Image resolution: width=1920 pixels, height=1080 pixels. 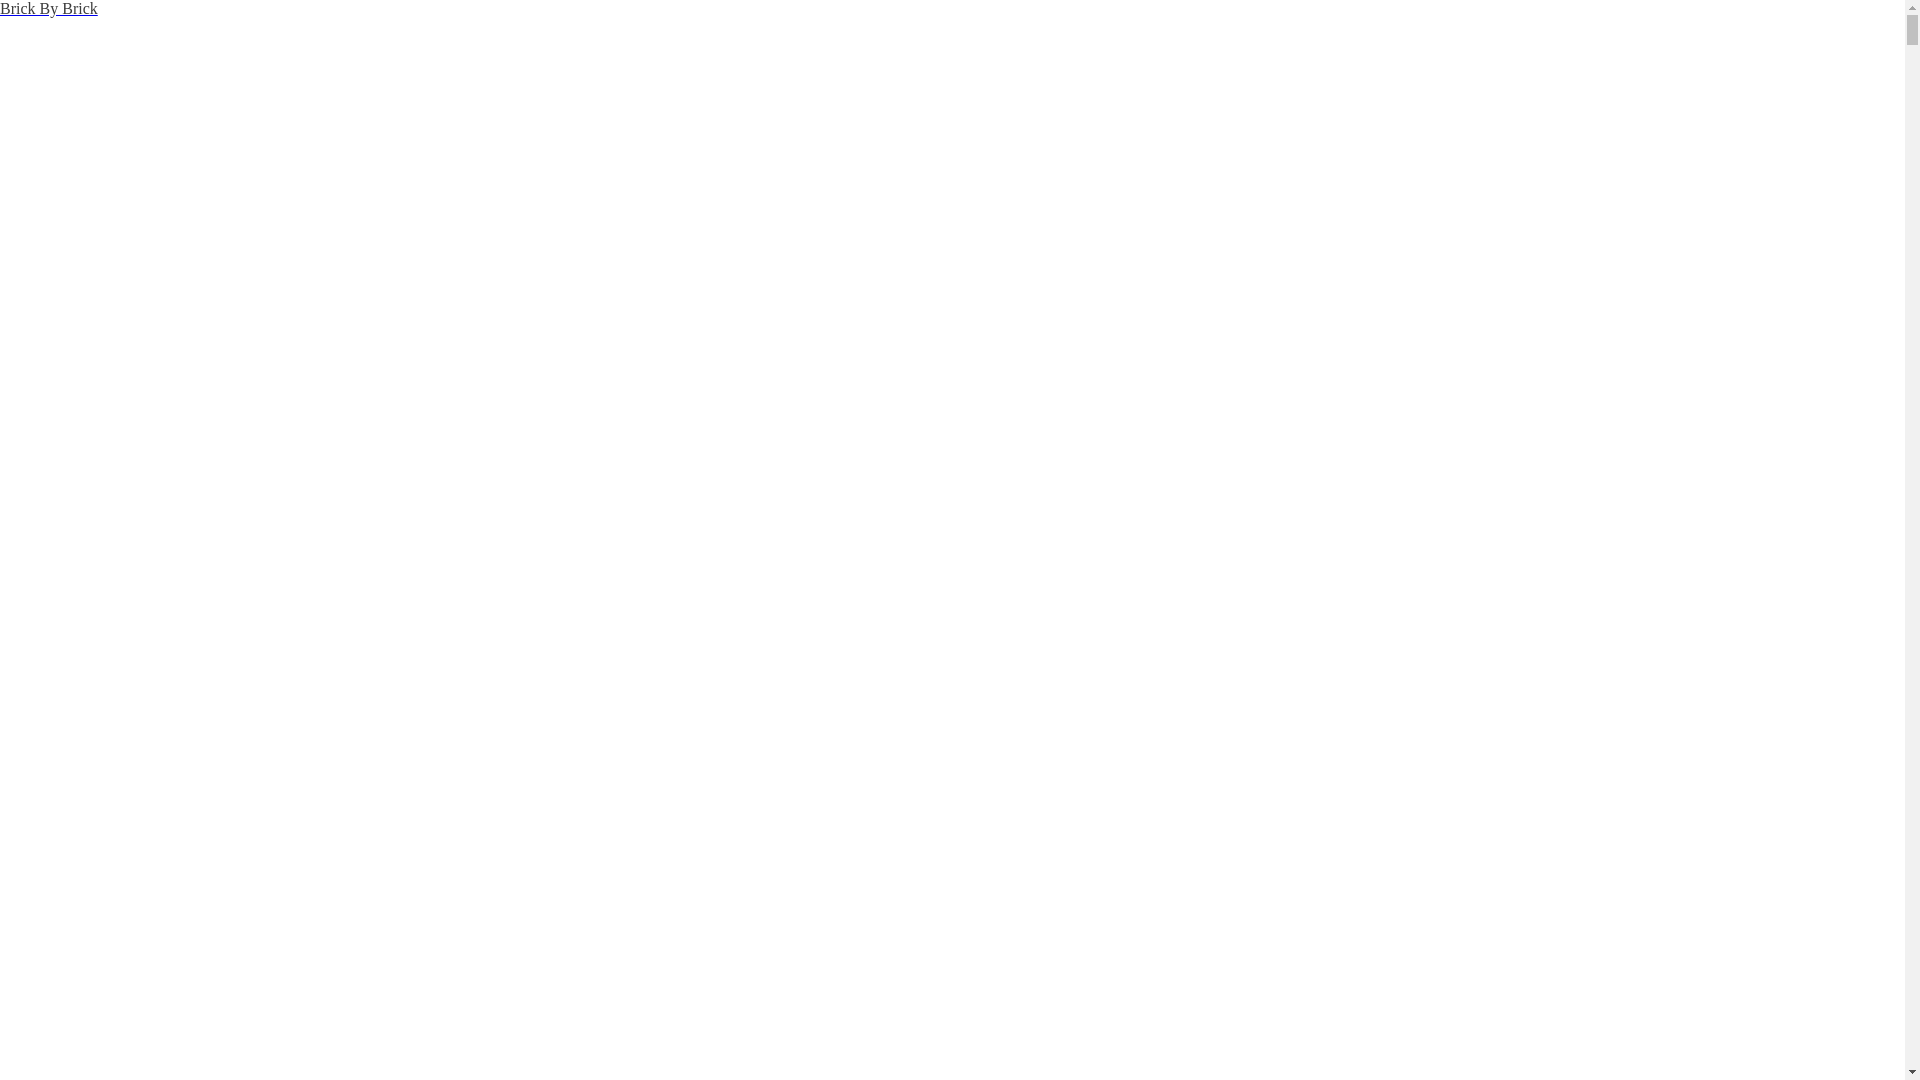 I want to click on 'Brick By Brick', so click(x=48, y=8).